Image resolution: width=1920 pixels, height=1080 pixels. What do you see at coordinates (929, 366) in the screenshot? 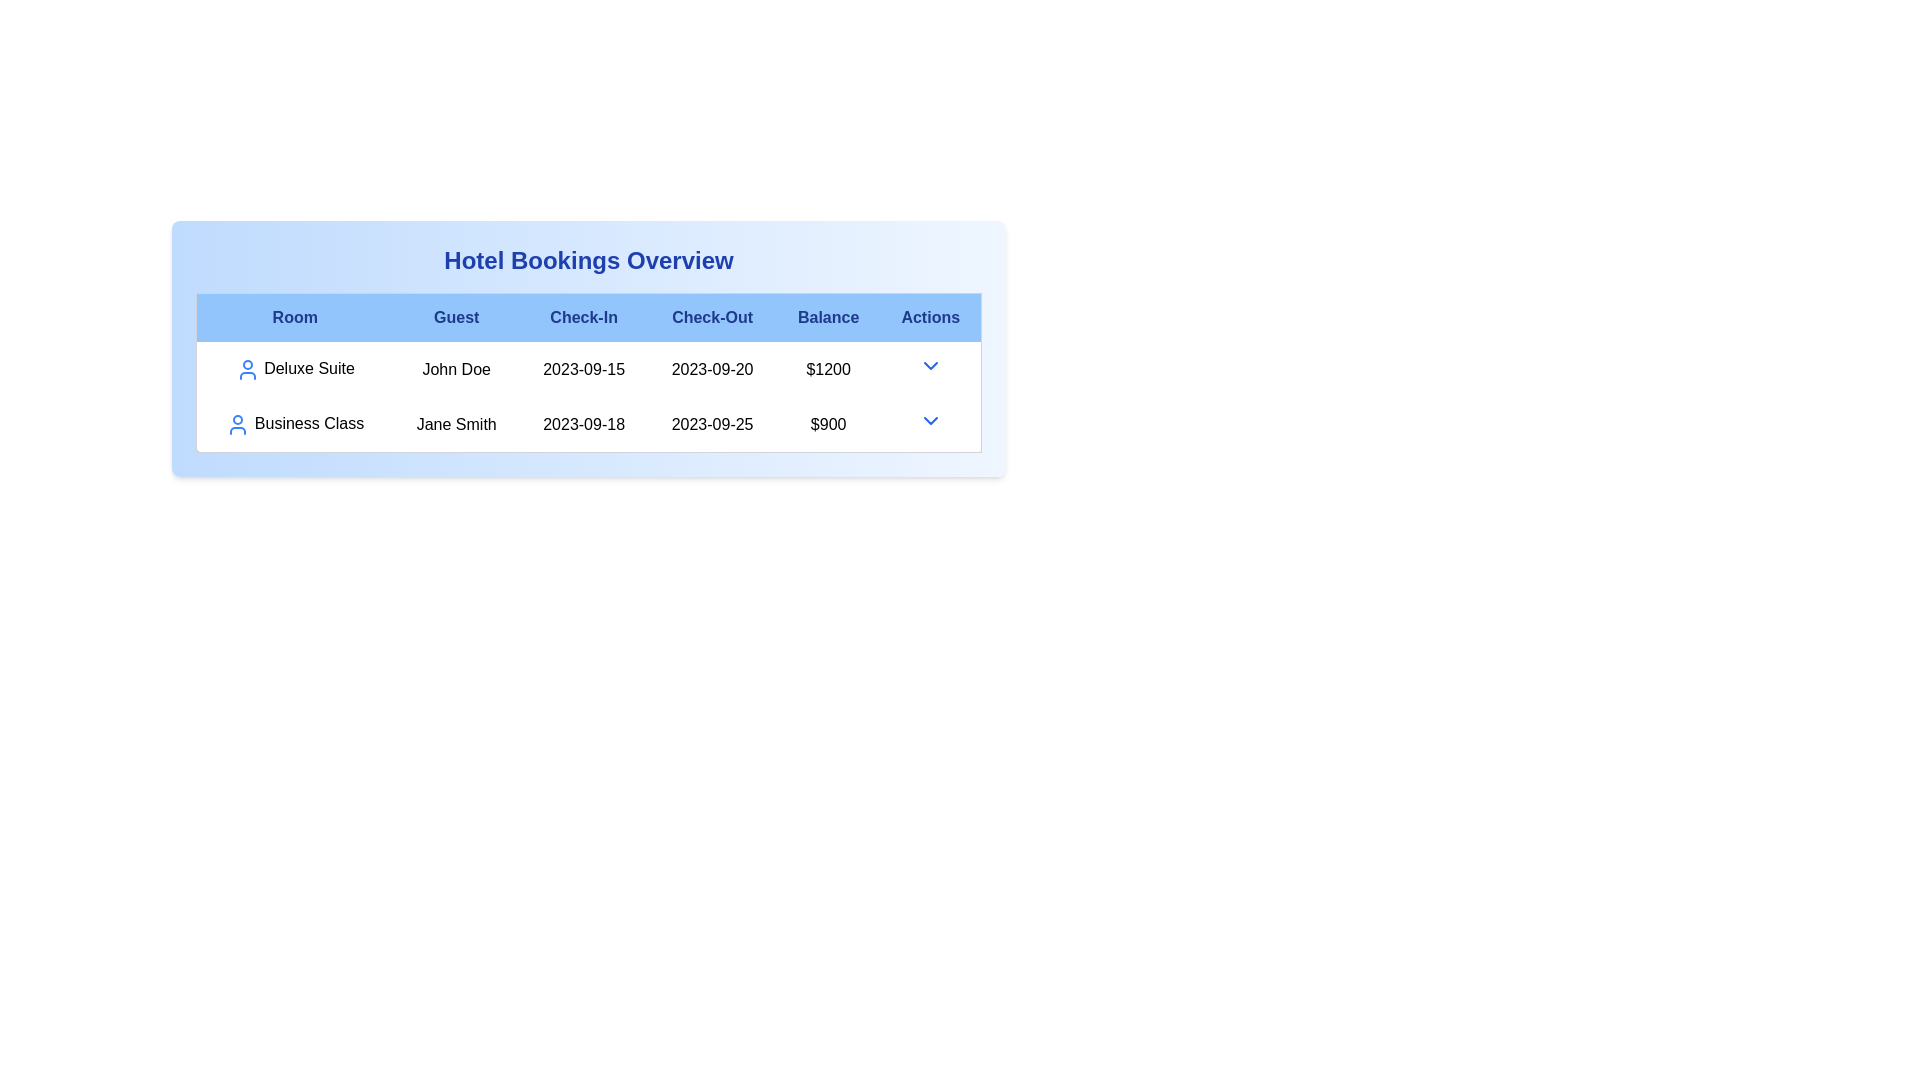
I see `arrow button in the Actions column for the row corresponding to Deluxe Suite` at bounding box center [929, 366].